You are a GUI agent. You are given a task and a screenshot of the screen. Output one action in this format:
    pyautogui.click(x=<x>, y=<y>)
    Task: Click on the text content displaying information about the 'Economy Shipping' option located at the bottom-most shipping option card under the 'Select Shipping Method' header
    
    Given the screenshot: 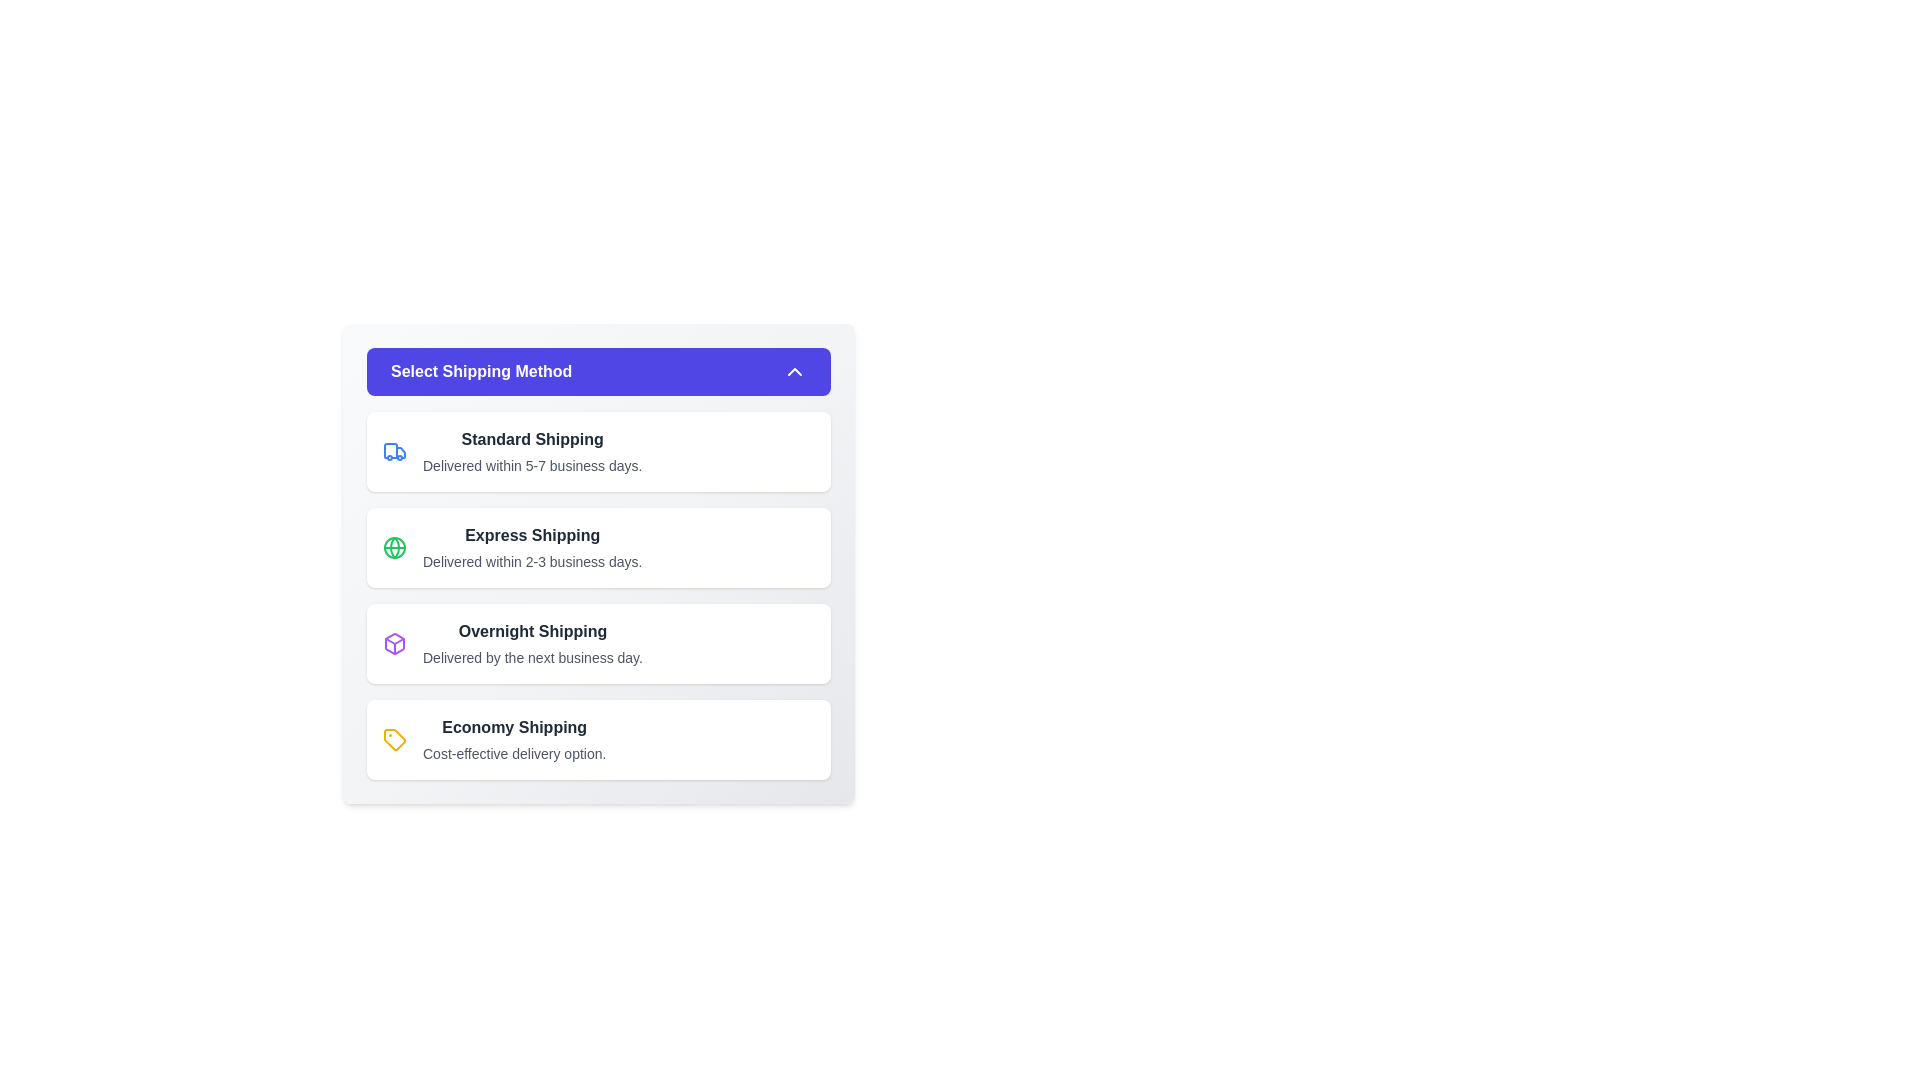 What is the action you would take?
    pyautogui.click(x=514, y=740)
    